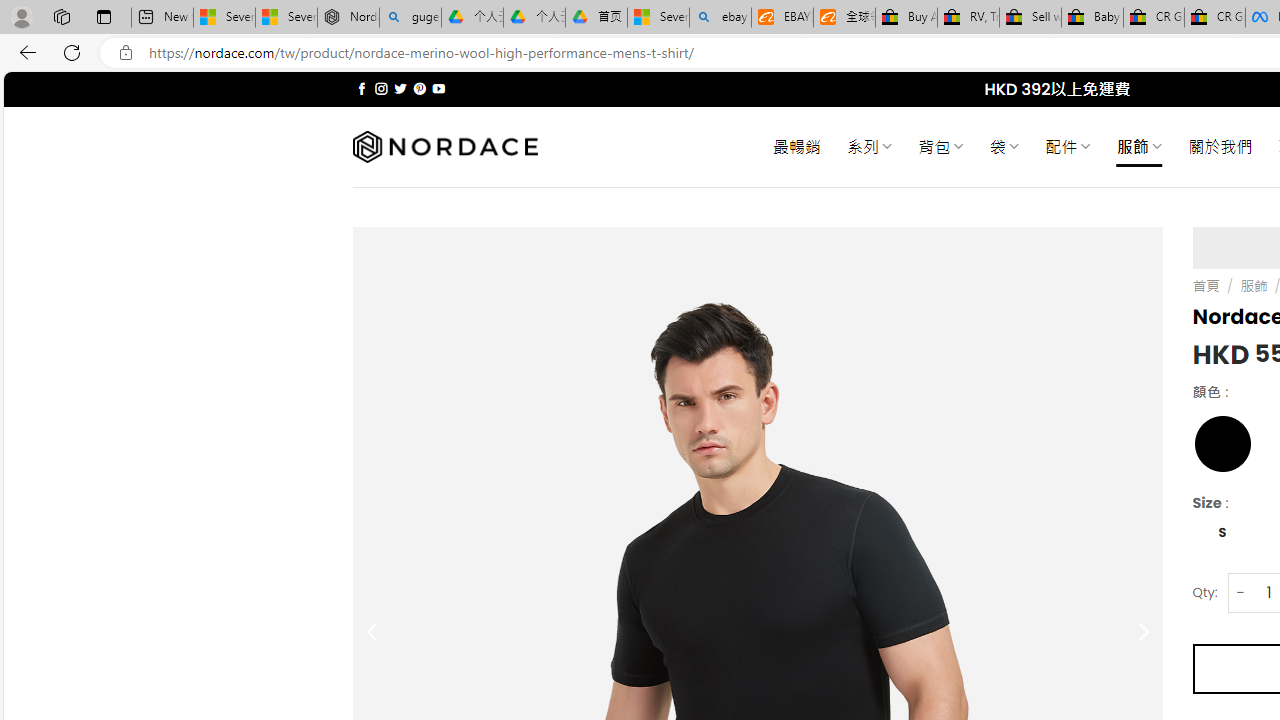  What do you see at coordinates (1091, 17) in the screenshot?
I see `'Baby Keepsakes & Announcements for sale | eBay'` at bounding box center [1091, 17].